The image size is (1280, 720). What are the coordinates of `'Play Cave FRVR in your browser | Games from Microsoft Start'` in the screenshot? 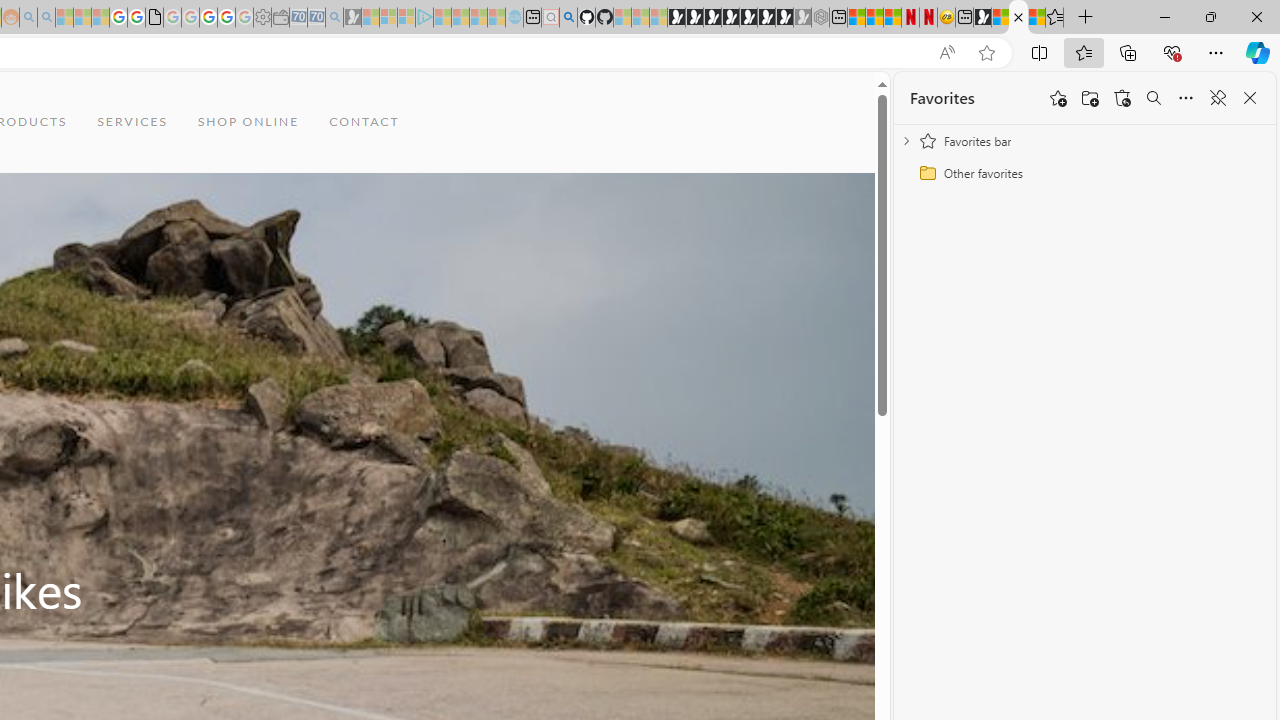 It's located at (712, 17).